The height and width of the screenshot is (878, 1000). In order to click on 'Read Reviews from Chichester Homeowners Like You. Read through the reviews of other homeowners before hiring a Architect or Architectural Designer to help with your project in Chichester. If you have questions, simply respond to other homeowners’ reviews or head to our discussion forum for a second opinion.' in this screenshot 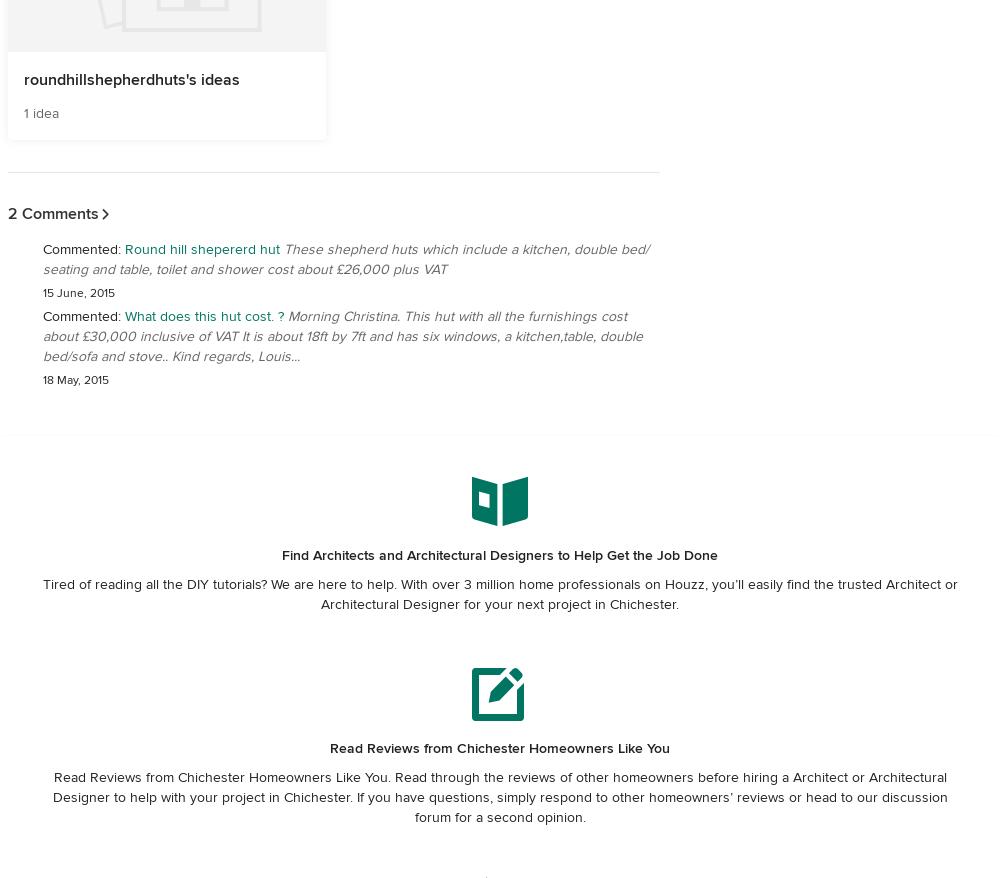, I will do `click(498, 795)`.